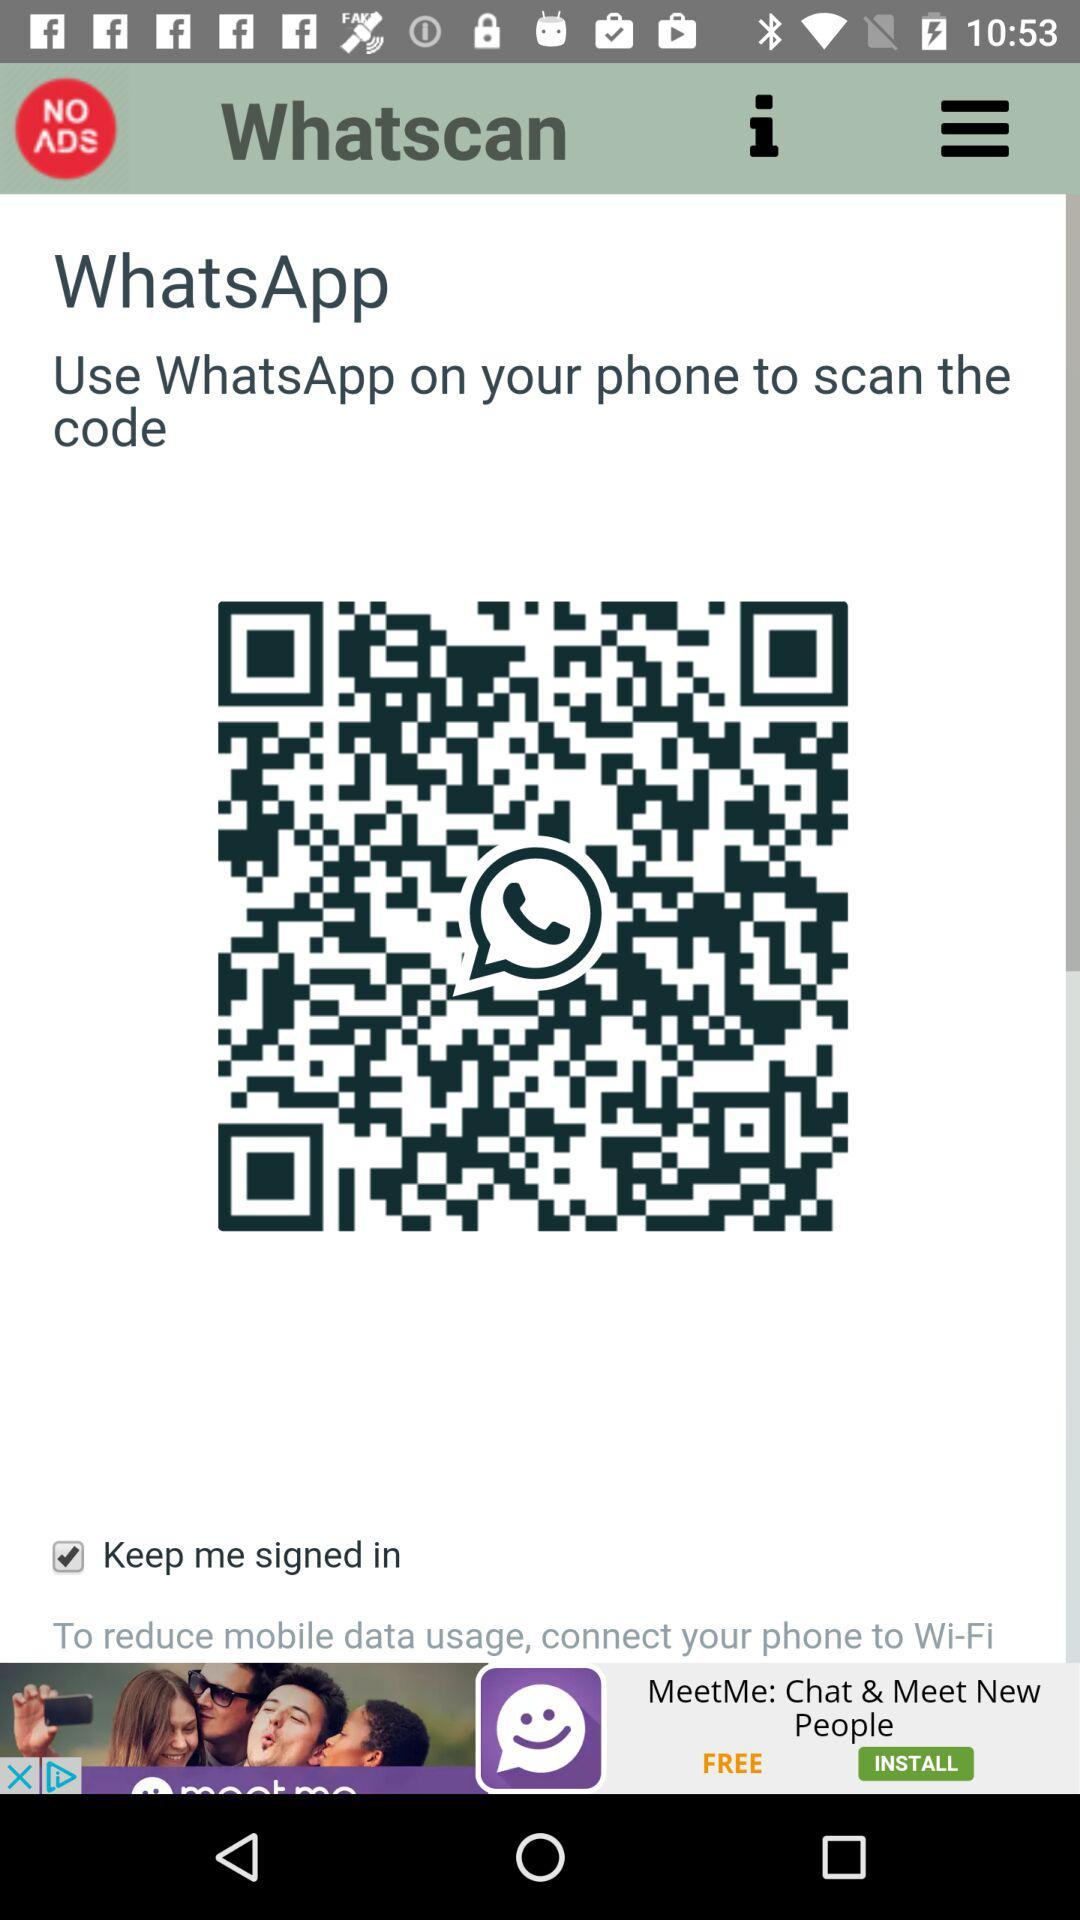 This screenshot has width=1080, height=1920. I want to click on scan the code in mobile, so click(540, 927).